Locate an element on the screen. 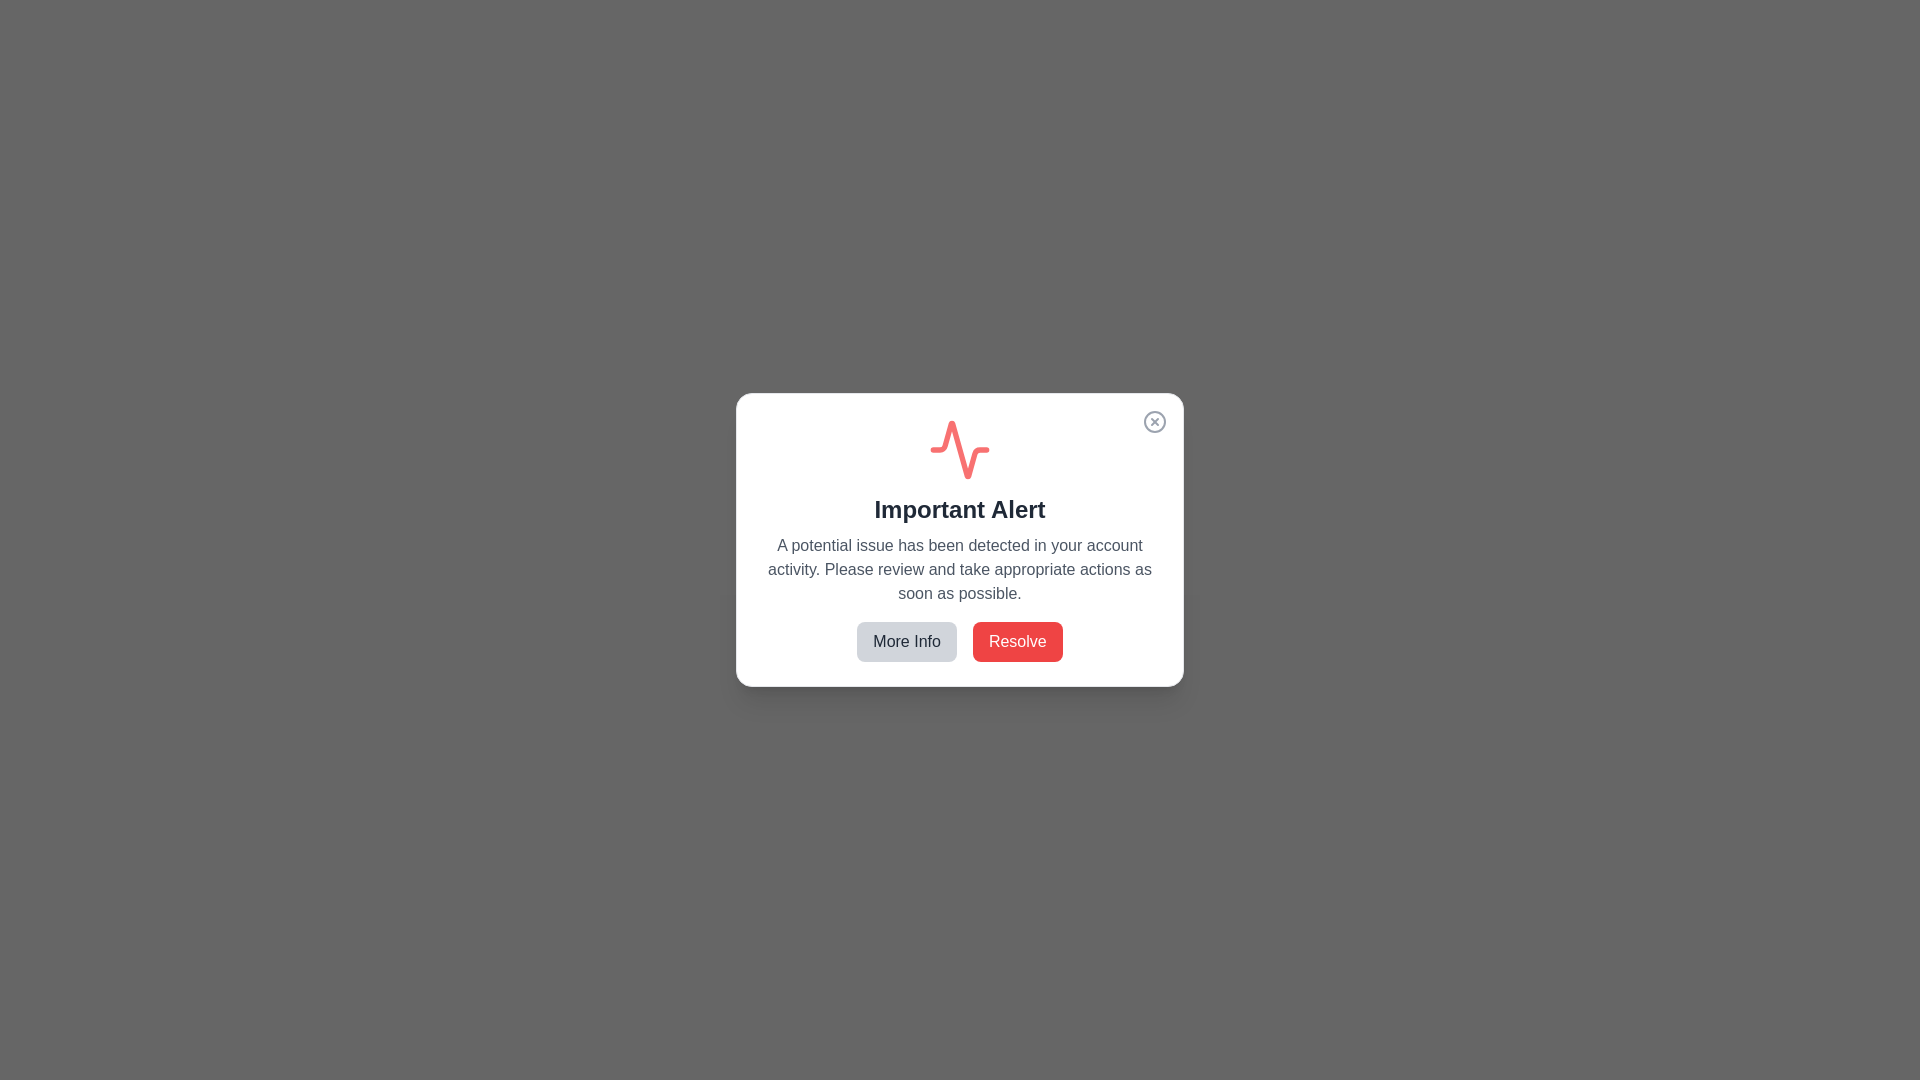 The image size is (1920, 1080). close button in the top-right corner of the dialog to dismiss it is located at coordinates (1155, 420).